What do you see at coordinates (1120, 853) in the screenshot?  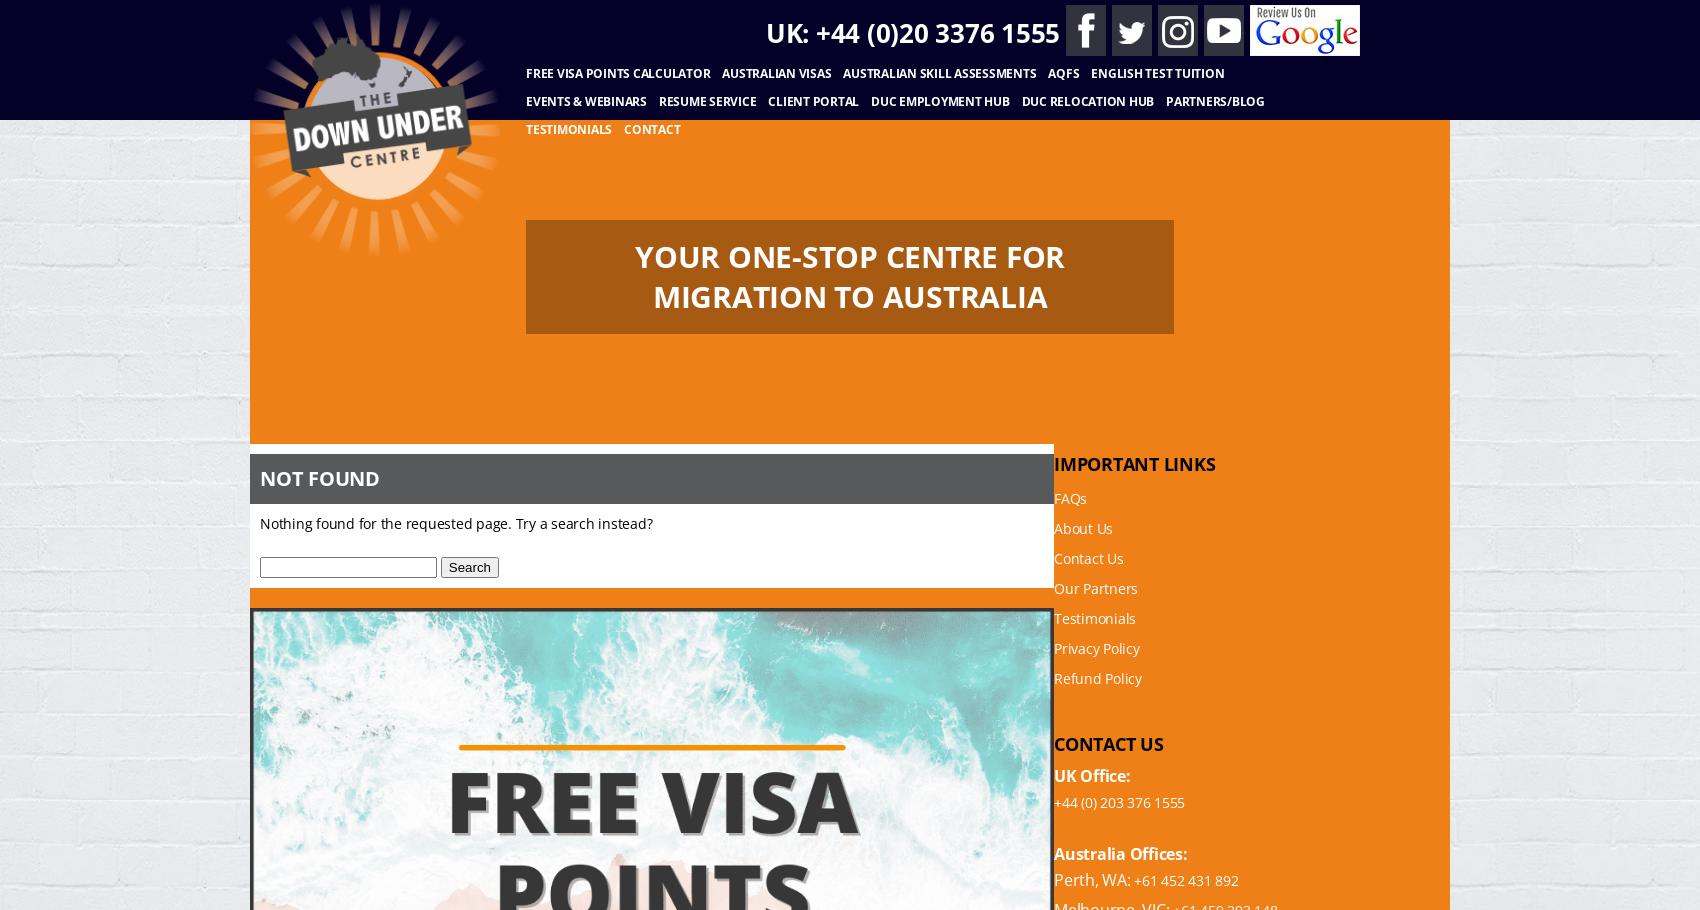 I see `'Australia Offices:'` at bounding box center [1120, 853].